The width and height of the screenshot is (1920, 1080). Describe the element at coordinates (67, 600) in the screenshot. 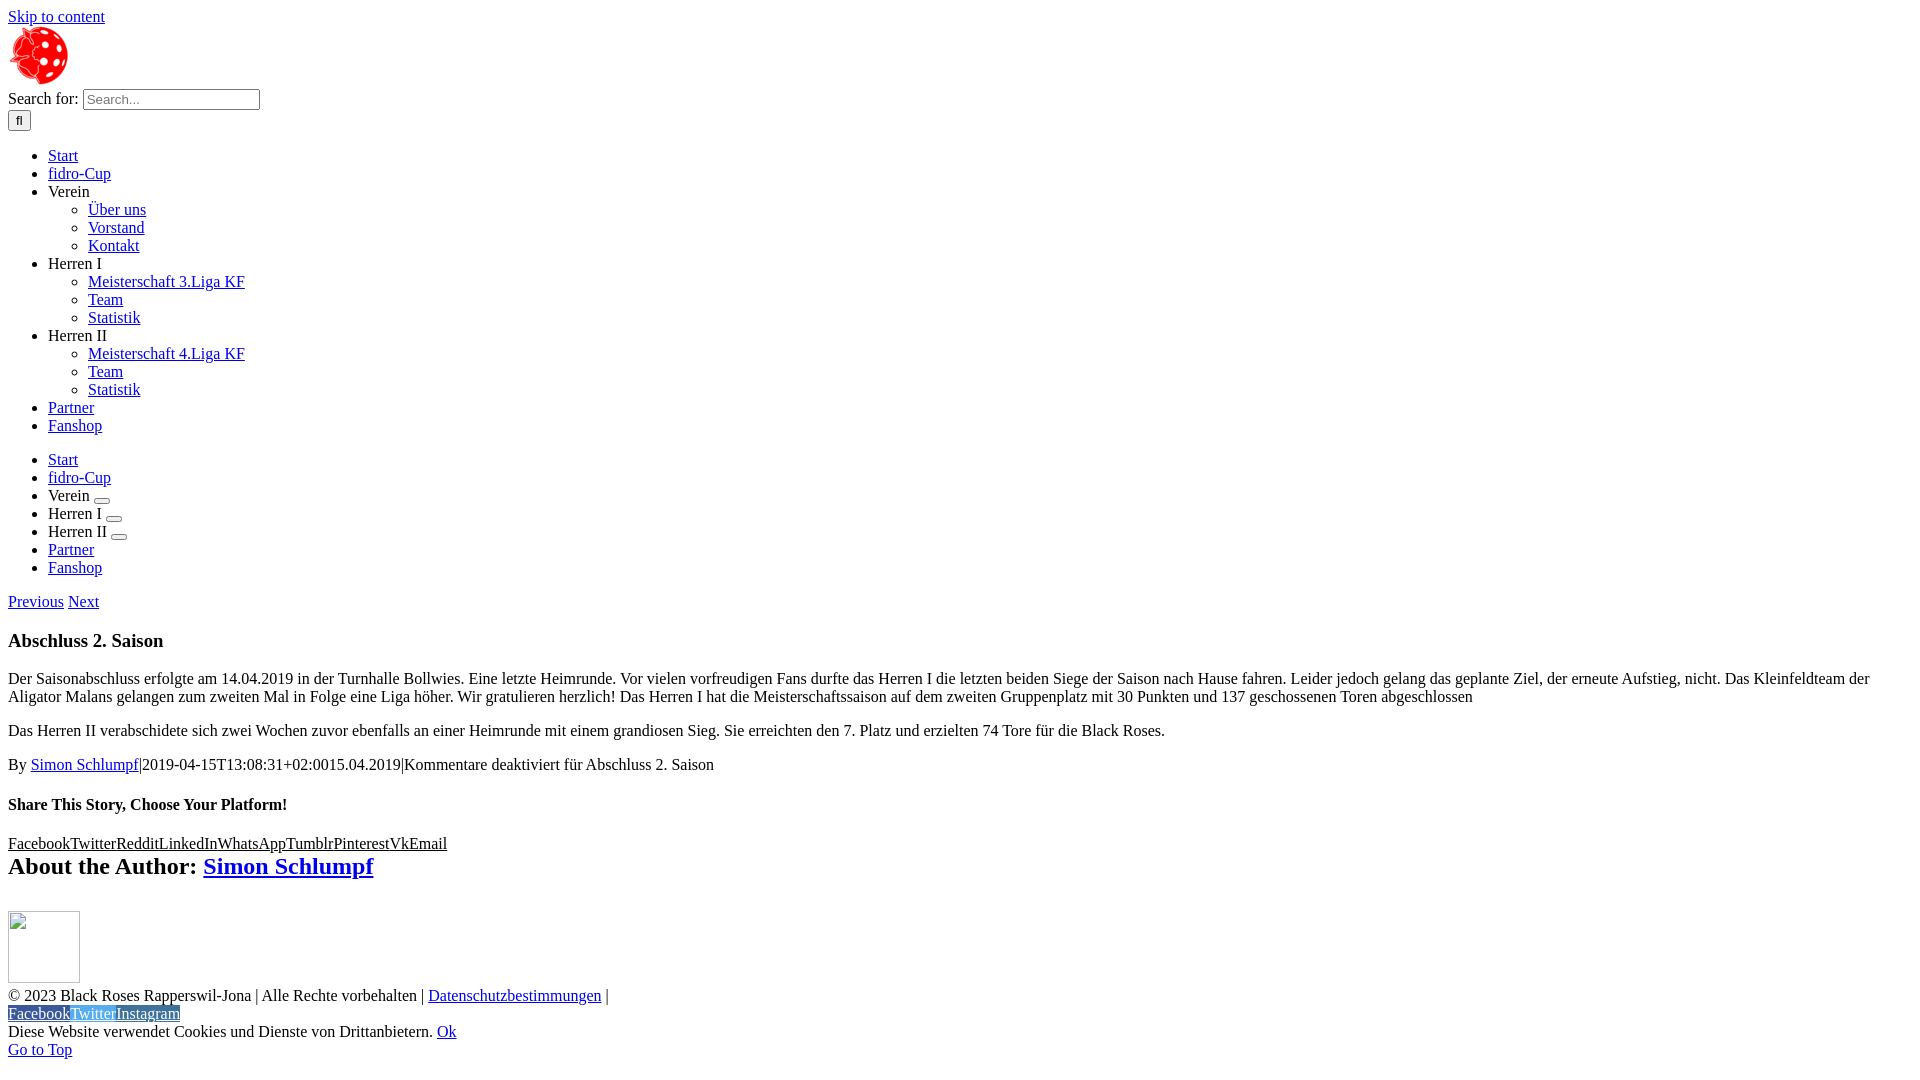

I see `'Next'` at that location.